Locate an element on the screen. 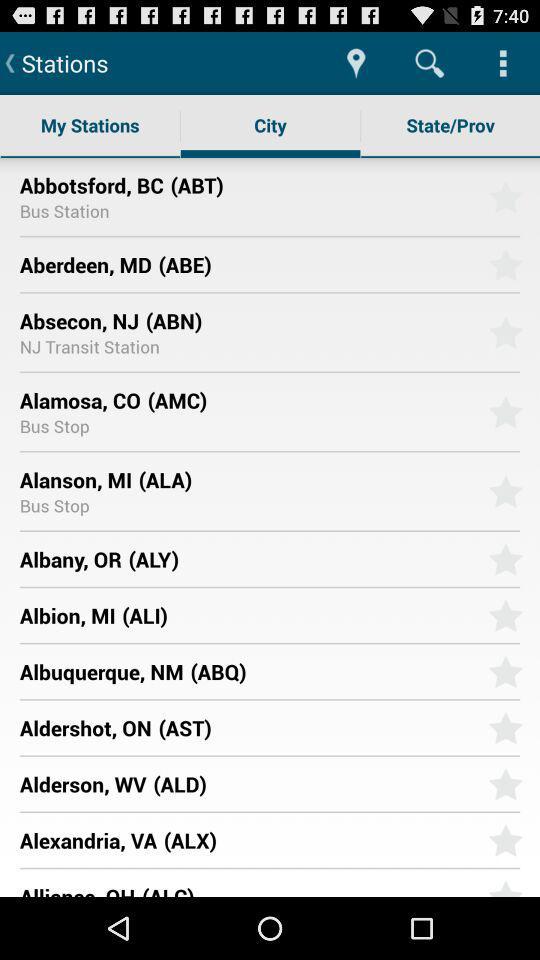  (ali) icon is located at coordinates (297, 614).